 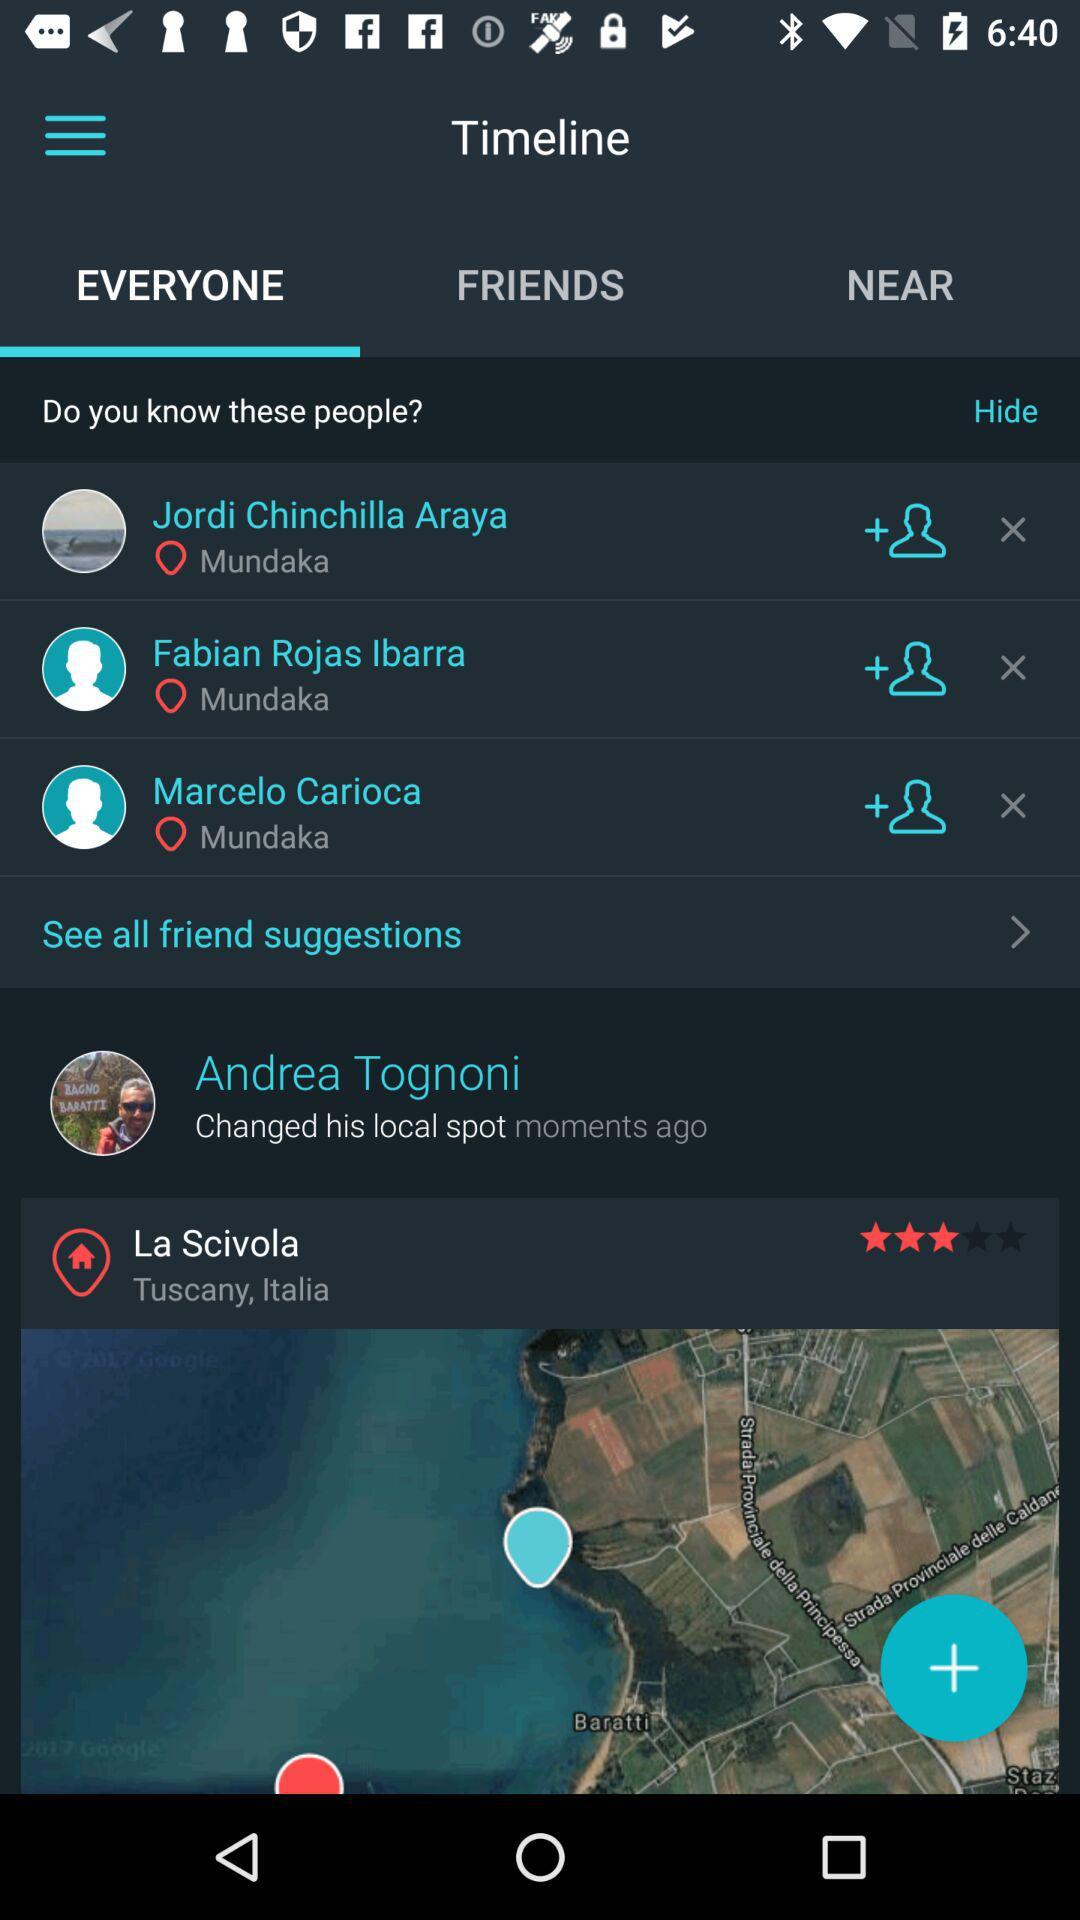 What do you see at coordinates (495, 1241) in the screenshot?
I see `the la scivola` at bounding box center [495, 1241].